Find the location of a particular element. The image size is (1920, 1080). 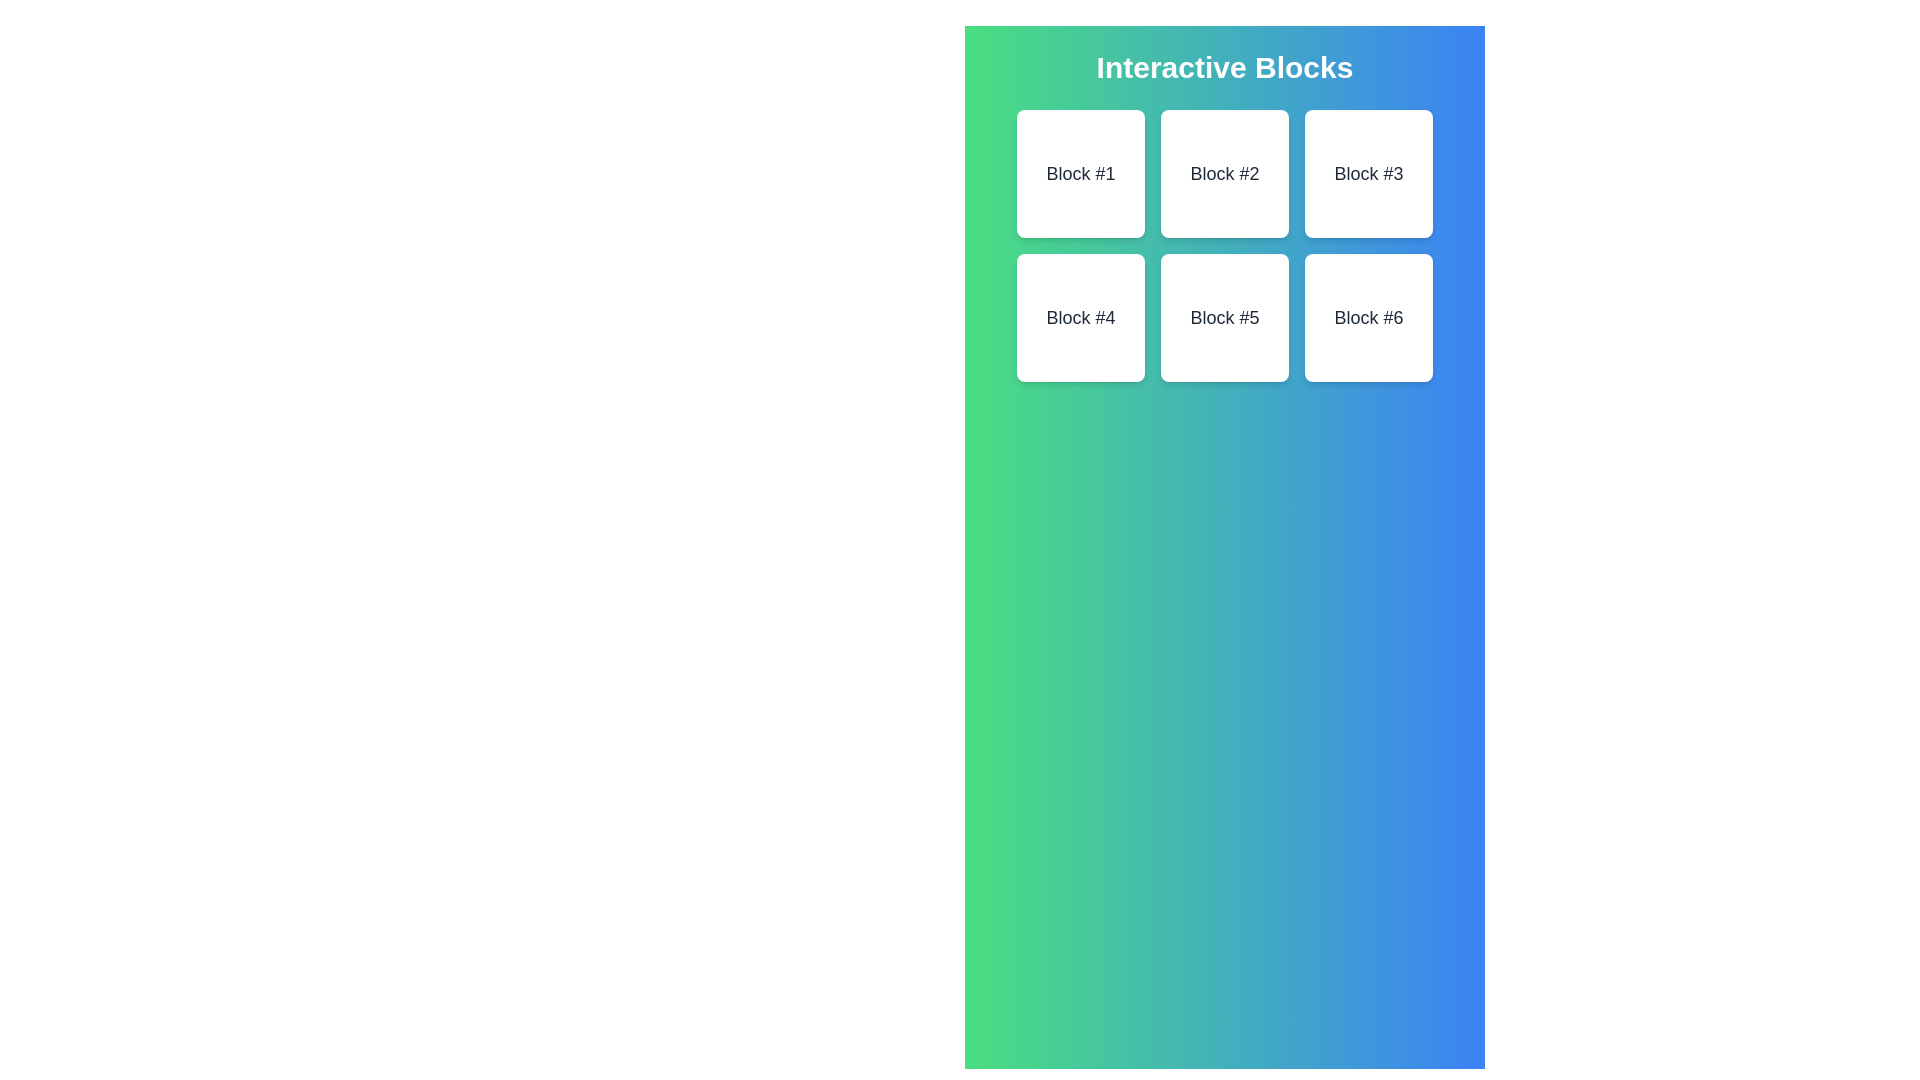

the text label that identifies the fifth block of a grid layout, which says 'Block #5', located in the center column of the second row is located at coordinates (1223, 316).